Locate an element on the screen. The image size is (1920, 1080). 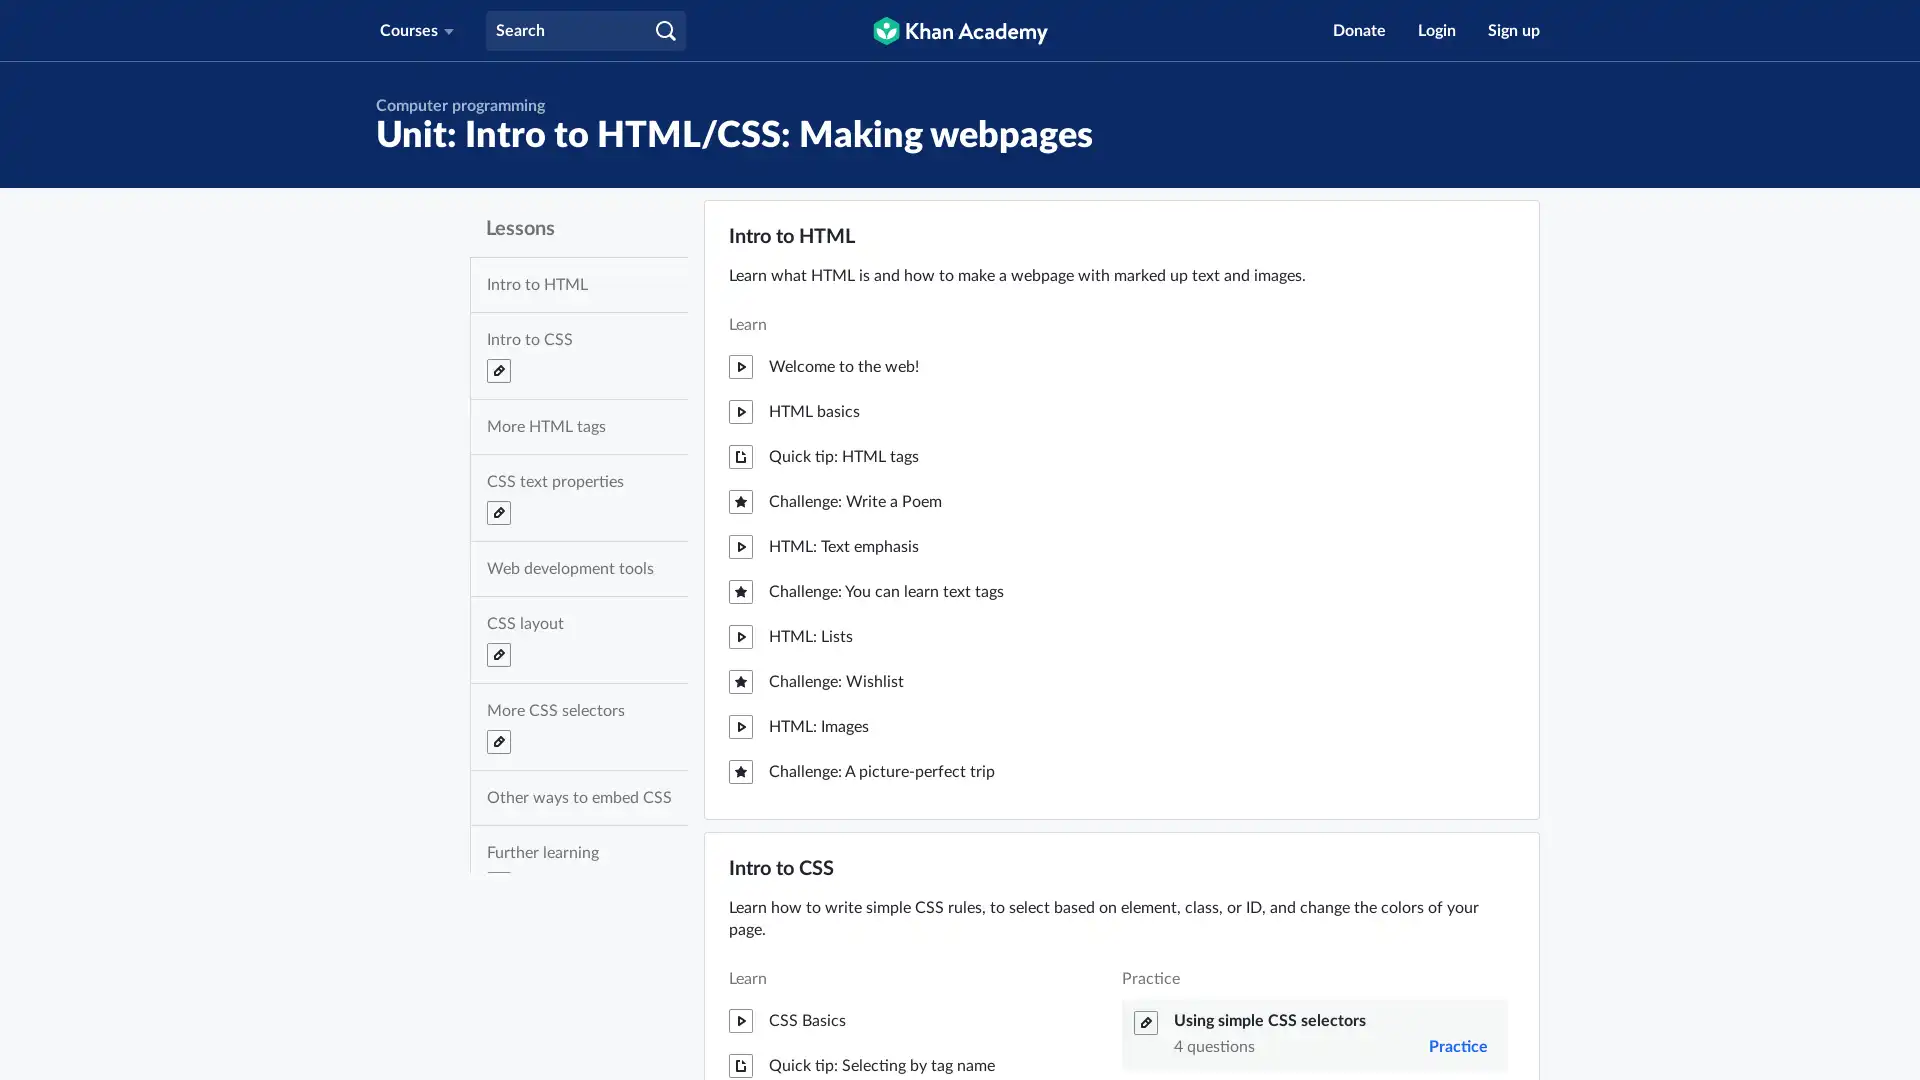
Courses is located at coordinates (416, 30).